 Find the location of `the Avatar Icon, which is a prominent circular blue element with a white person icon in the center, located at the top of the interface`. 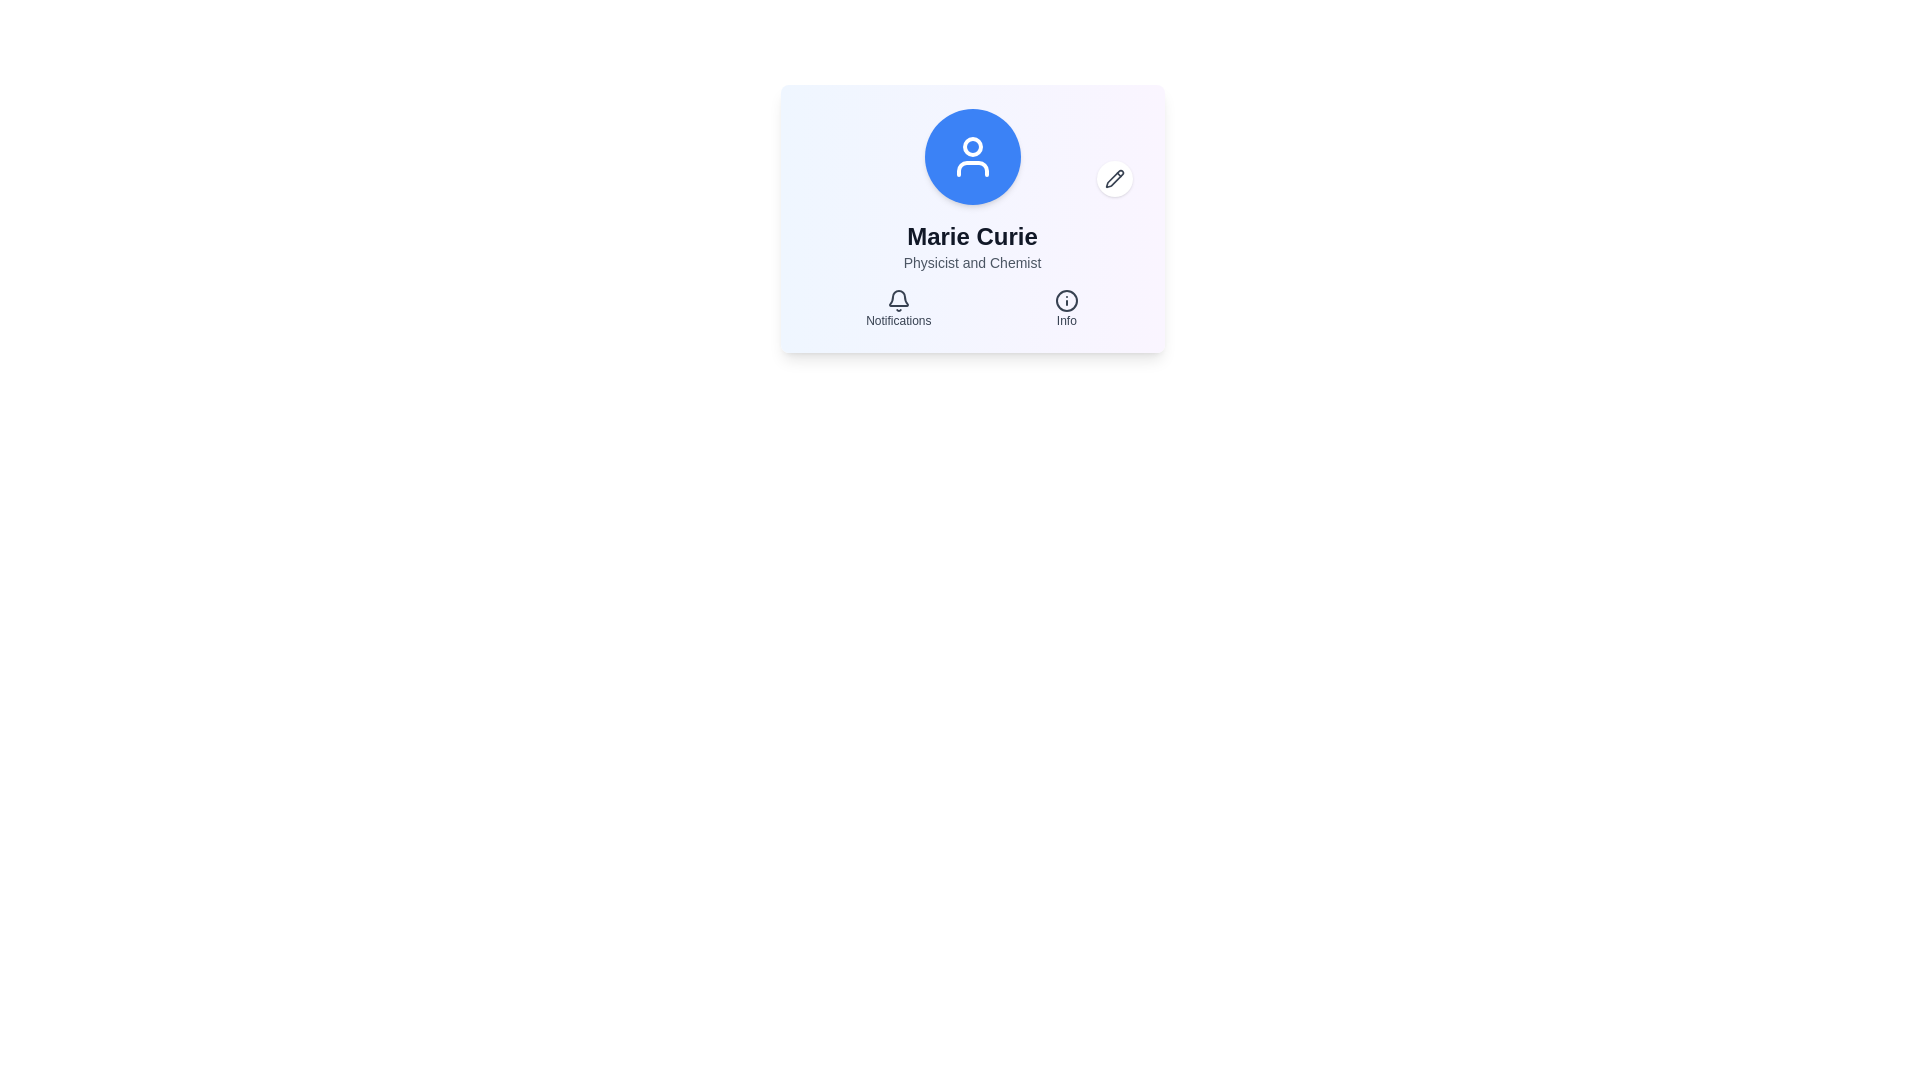

the Avatar Icon, which is a prominent circular blue element with a white person icon in the center, located at the top of the interface is located at coordinates (972, 156).